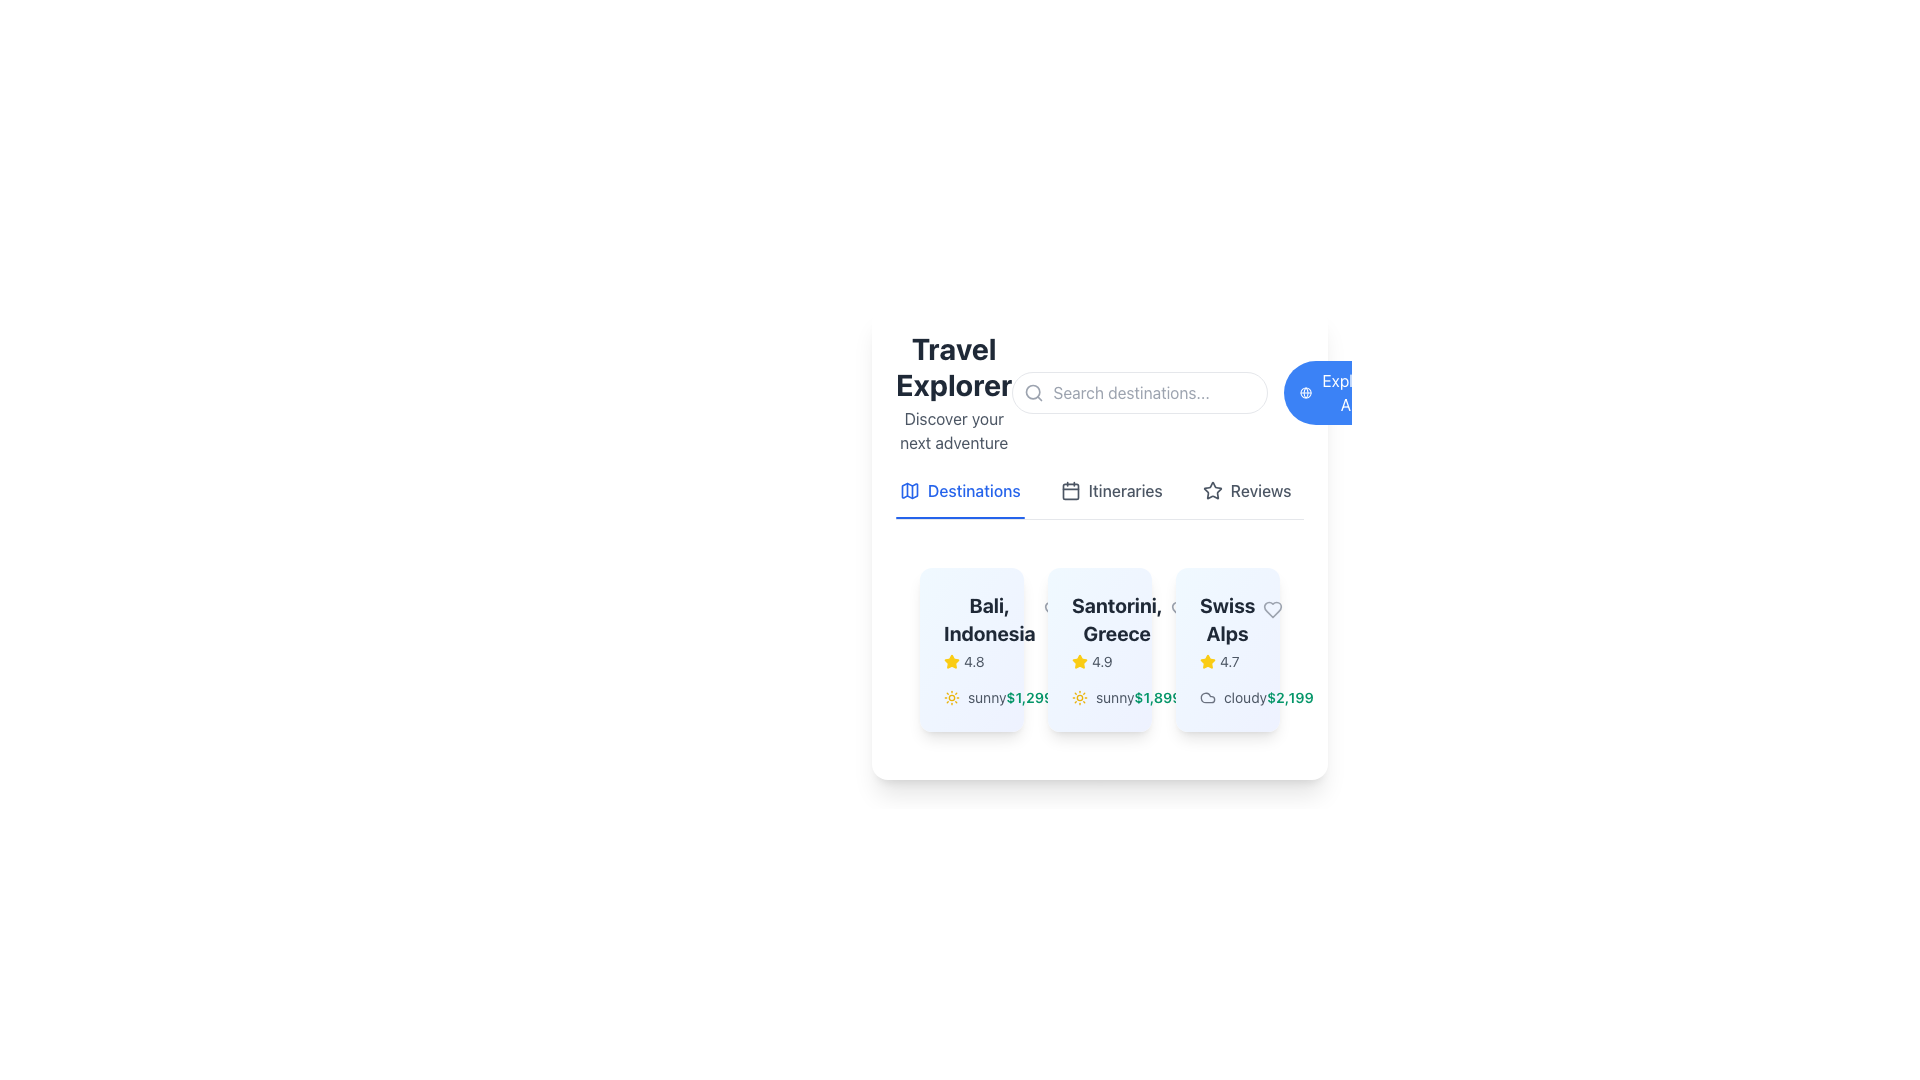 The width and height of the screenshot is (1920, 1080). What do you see at coordinates (909, 490) in the screenshot?
I see `the map icon with a blue outline located in the navigation tab labeled 'Destinations'` at bounding box center [909, 490].